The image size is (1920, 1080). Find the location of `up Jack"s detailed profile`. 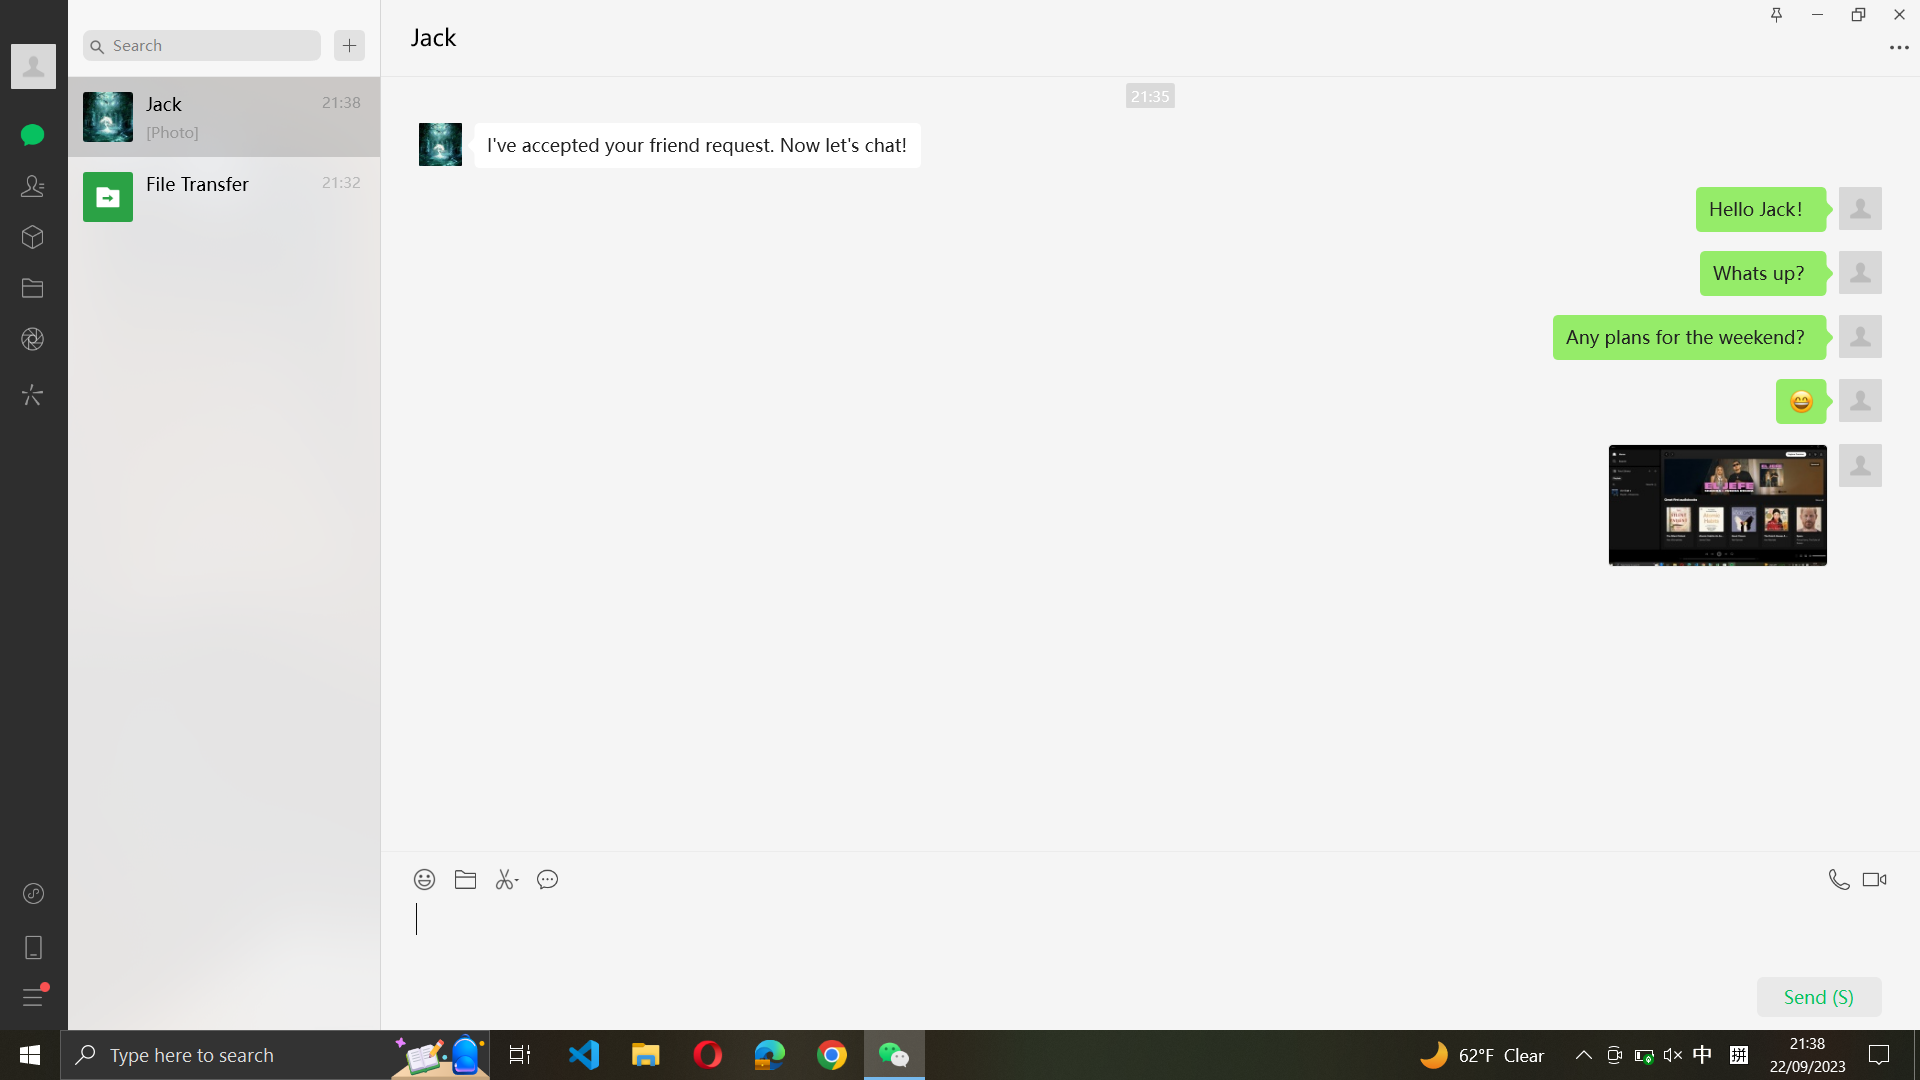

up Jack"s detailed profile is located at coordinates (33, 68).